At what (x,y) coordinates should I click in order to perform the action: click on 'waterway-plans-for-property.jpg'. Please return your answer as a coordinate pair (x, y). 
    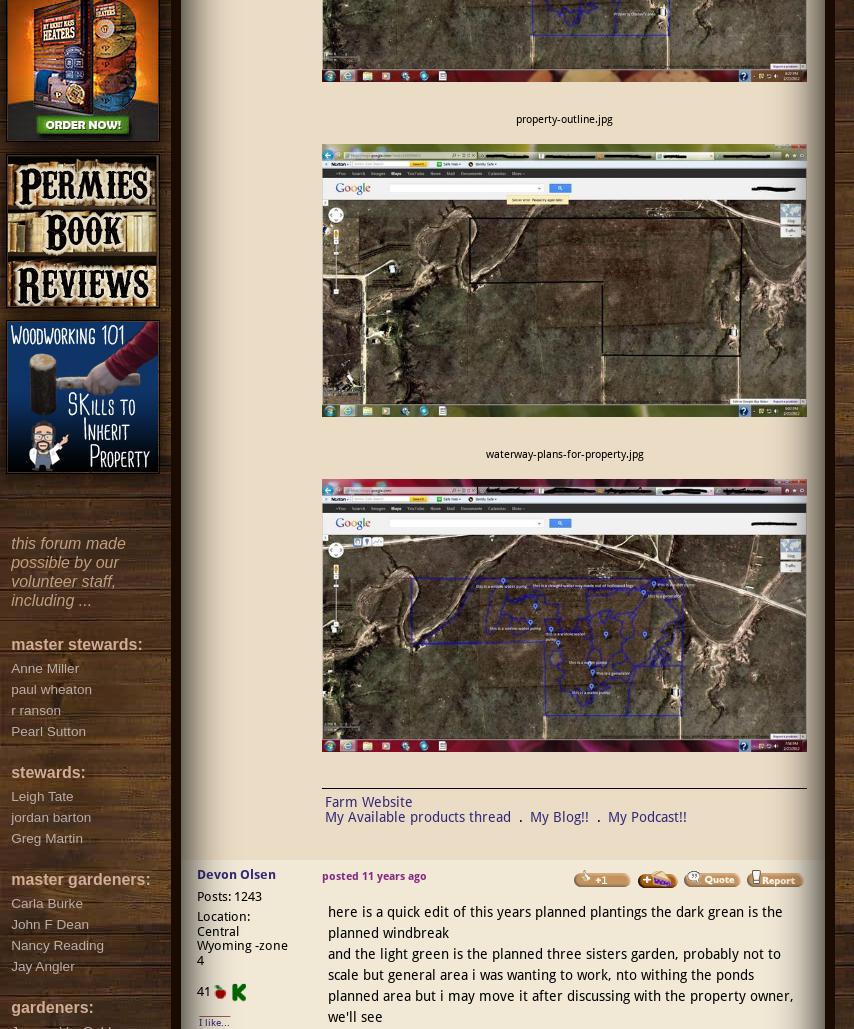
    Looking at the image, I should click on (484, 453).